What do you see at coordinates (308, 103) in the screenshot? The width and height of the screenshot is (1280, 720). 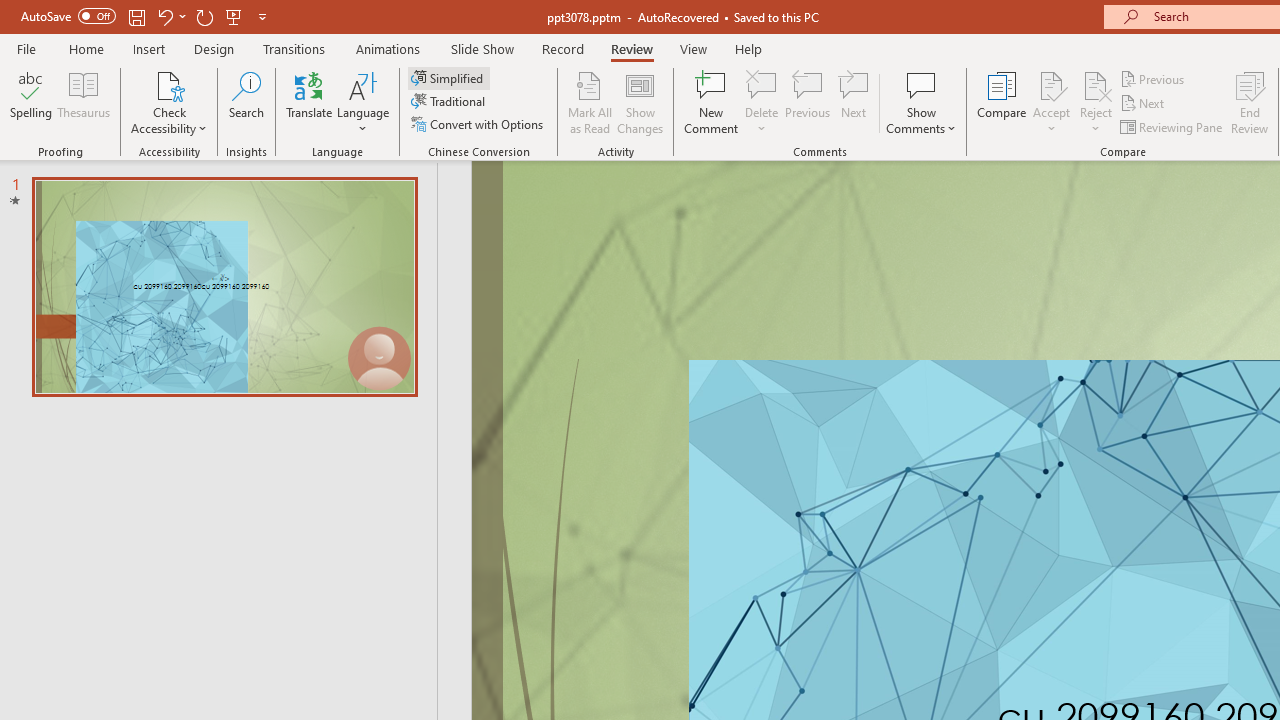 I see `'Translate'` at bounding box center [308, 103].